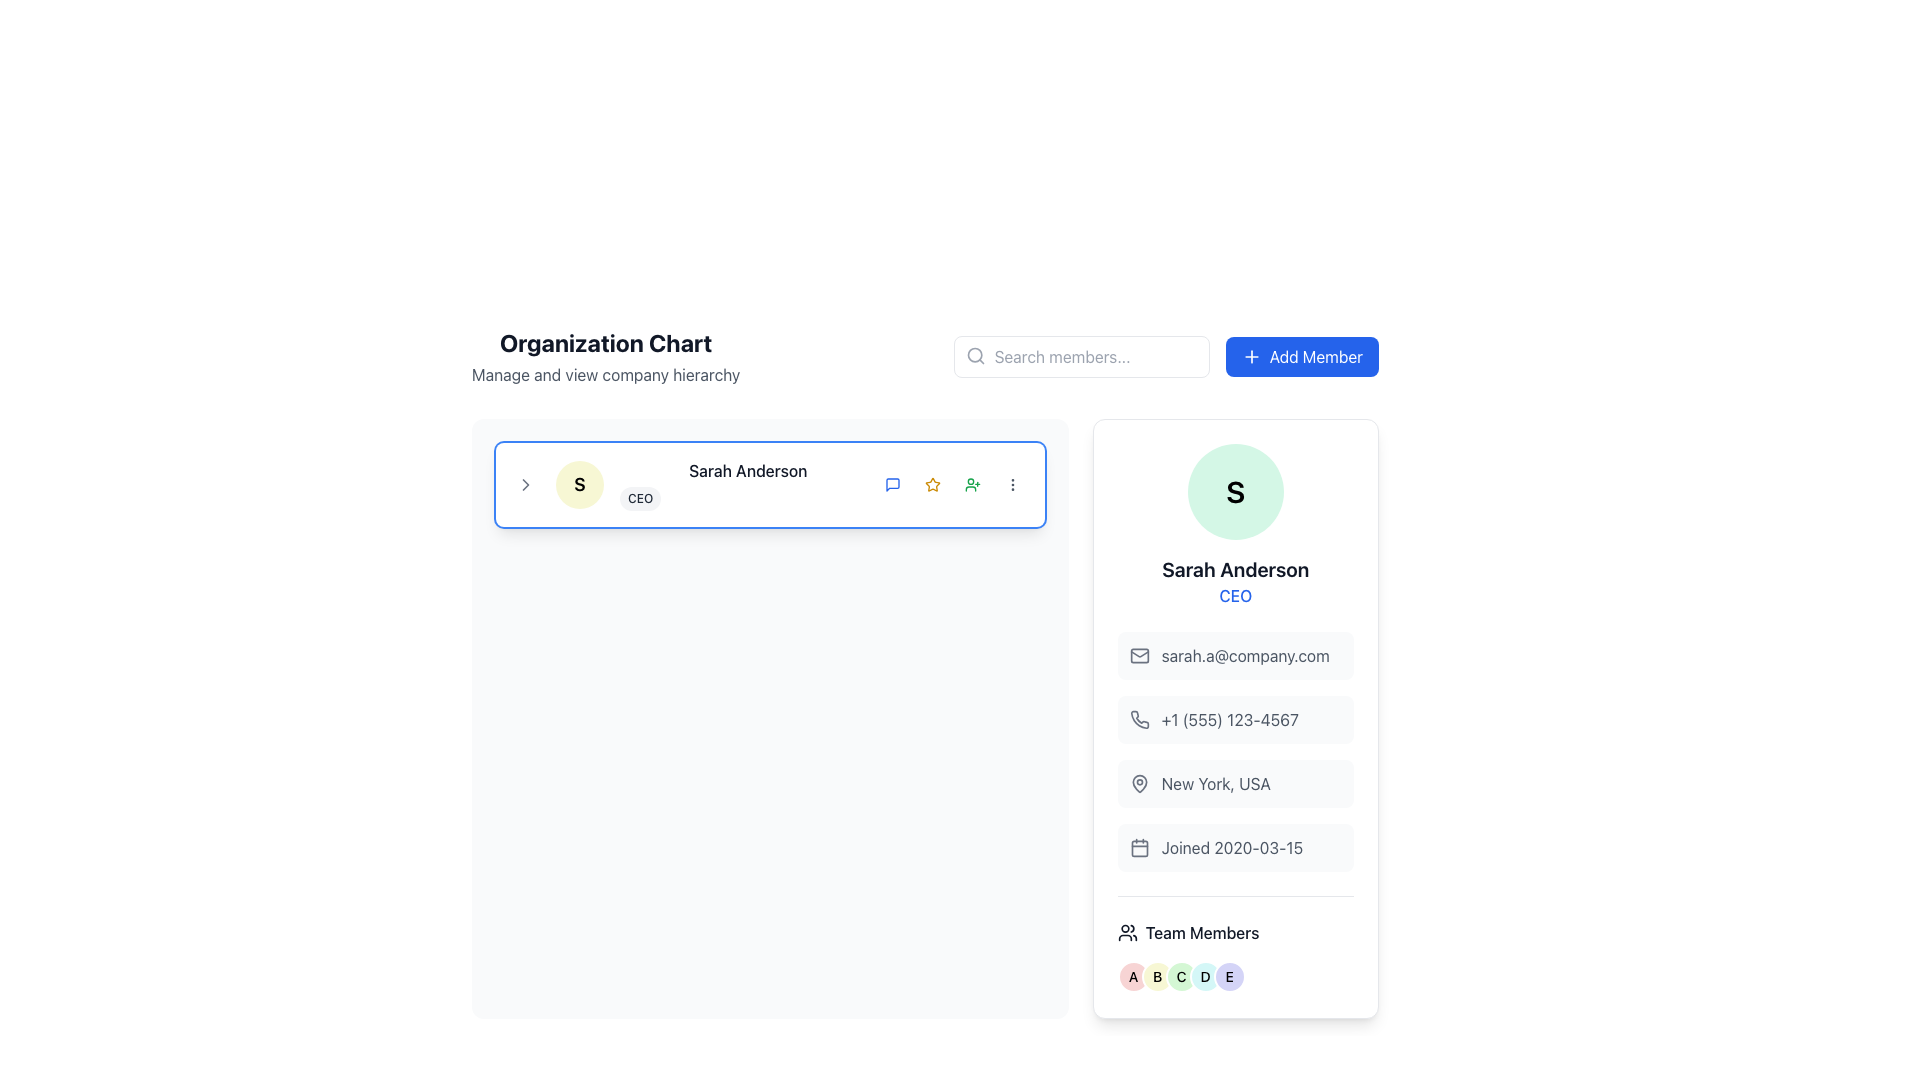 This screenshot has width=1920, height=1080. I want to click on the Icon button located at the leftmost position of a horizontally-aligned row inside a card, adjacent to a circular avatar icon, so click(526, 485).